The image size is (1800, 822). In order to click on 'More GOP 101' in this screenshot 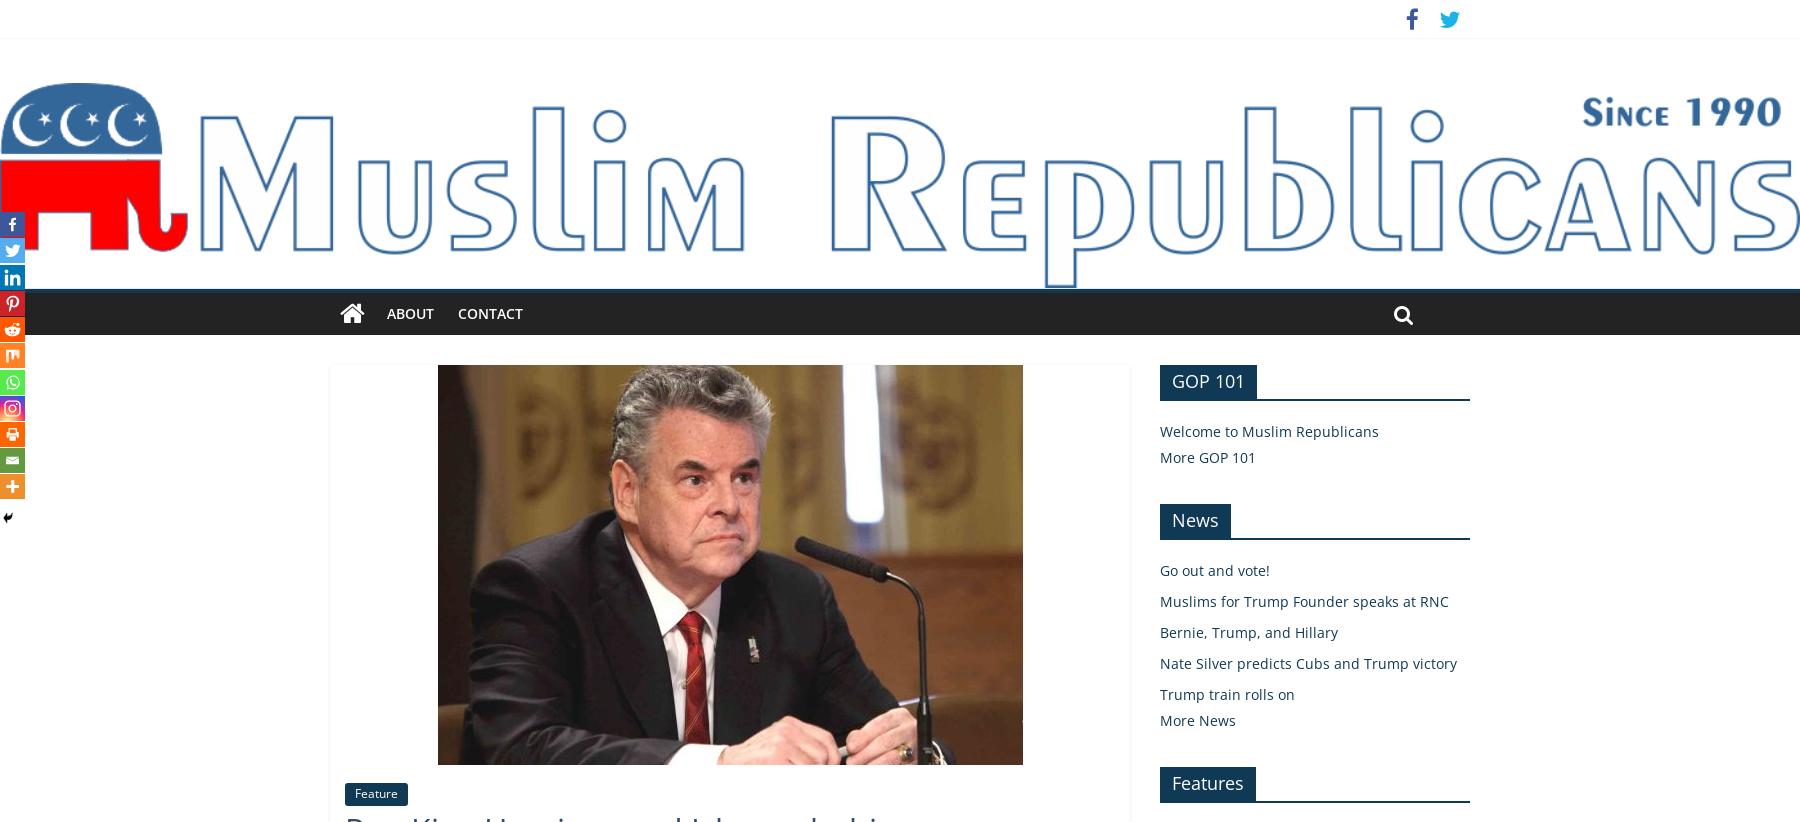, I will do `click(1206, 456)`.